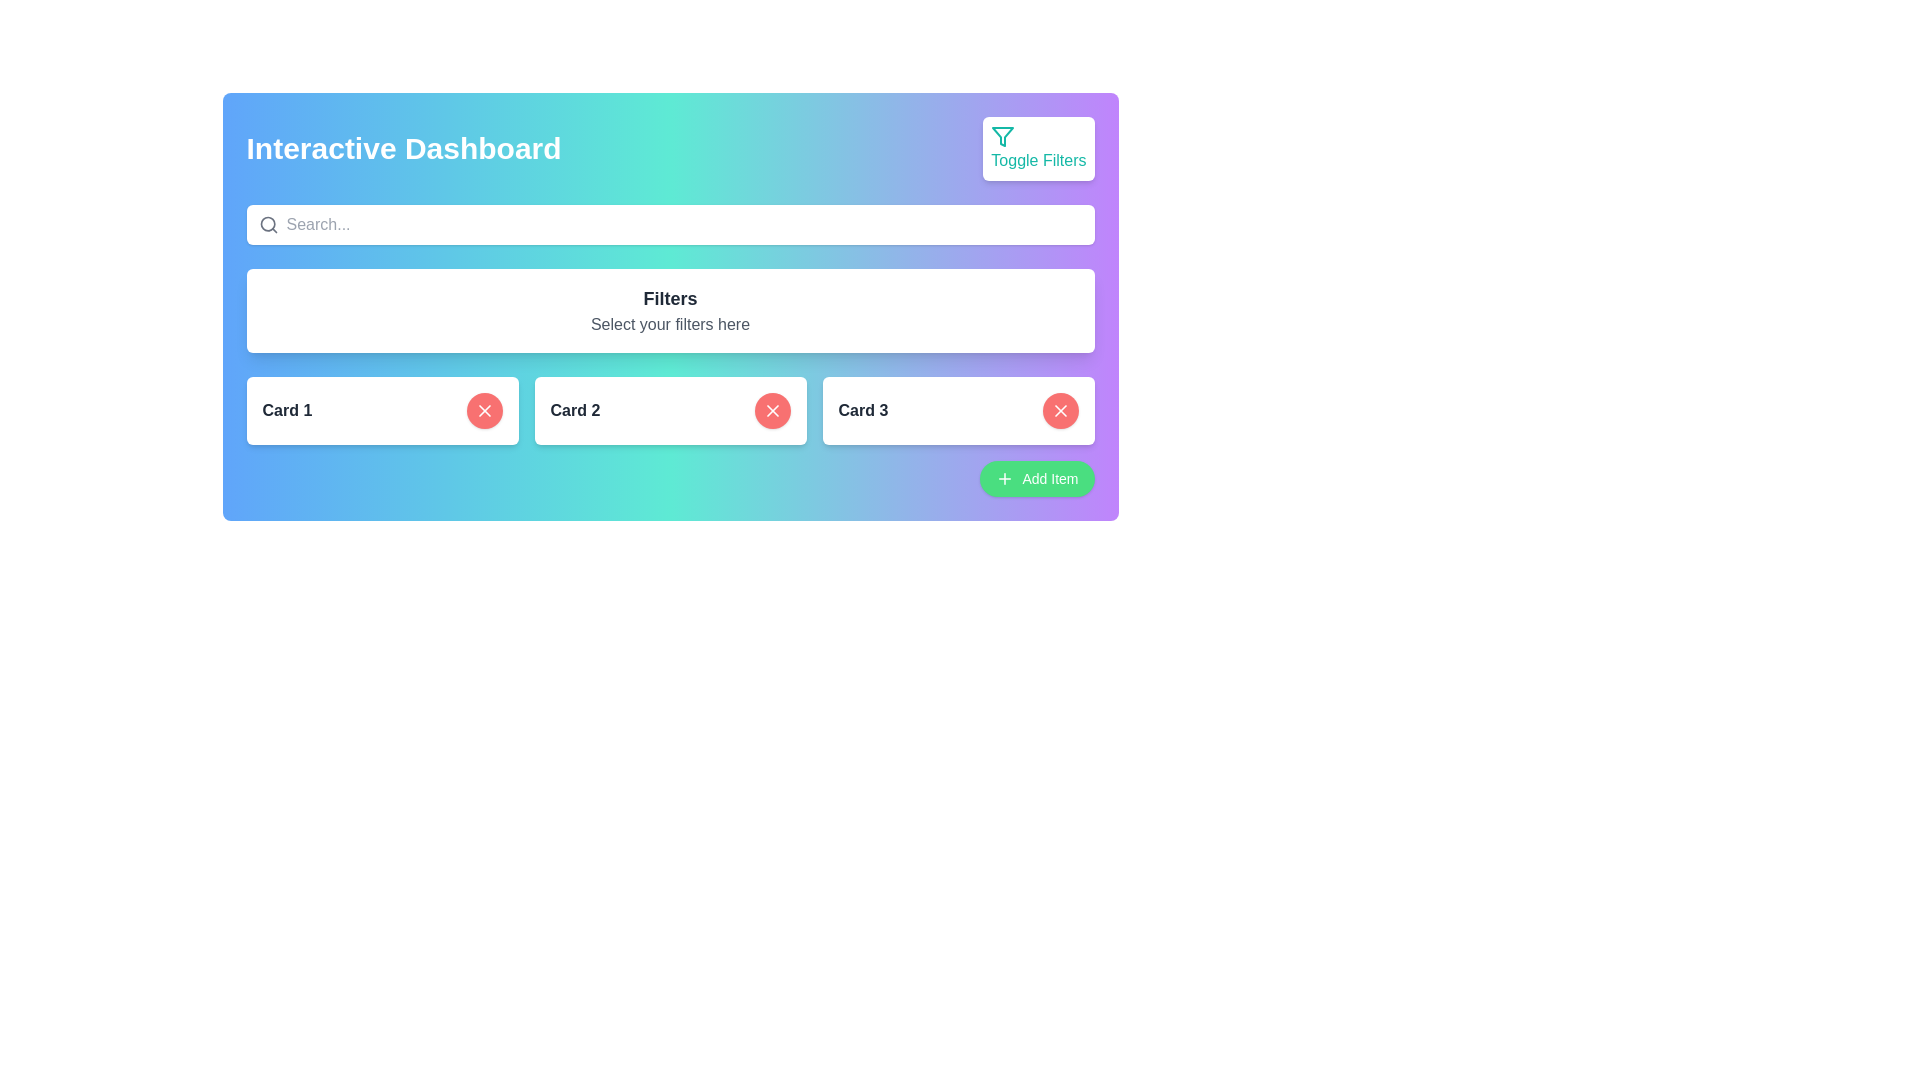  What do you see at coordinates (957, 410) in the screenshot?
I see `the third card component in the list` at bounding box center [957, 410].